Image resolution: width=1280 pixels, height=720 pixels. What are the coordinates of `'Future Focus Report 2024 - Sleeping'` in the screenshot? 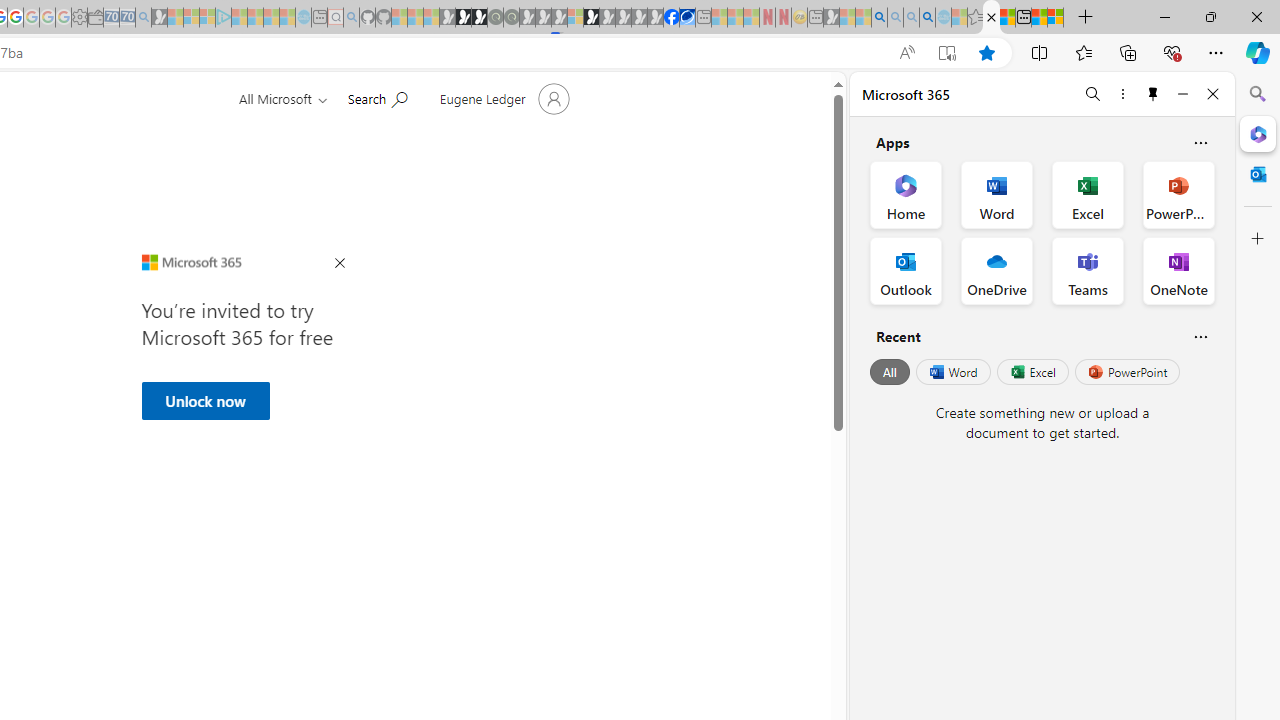 It's located at (511, 17).